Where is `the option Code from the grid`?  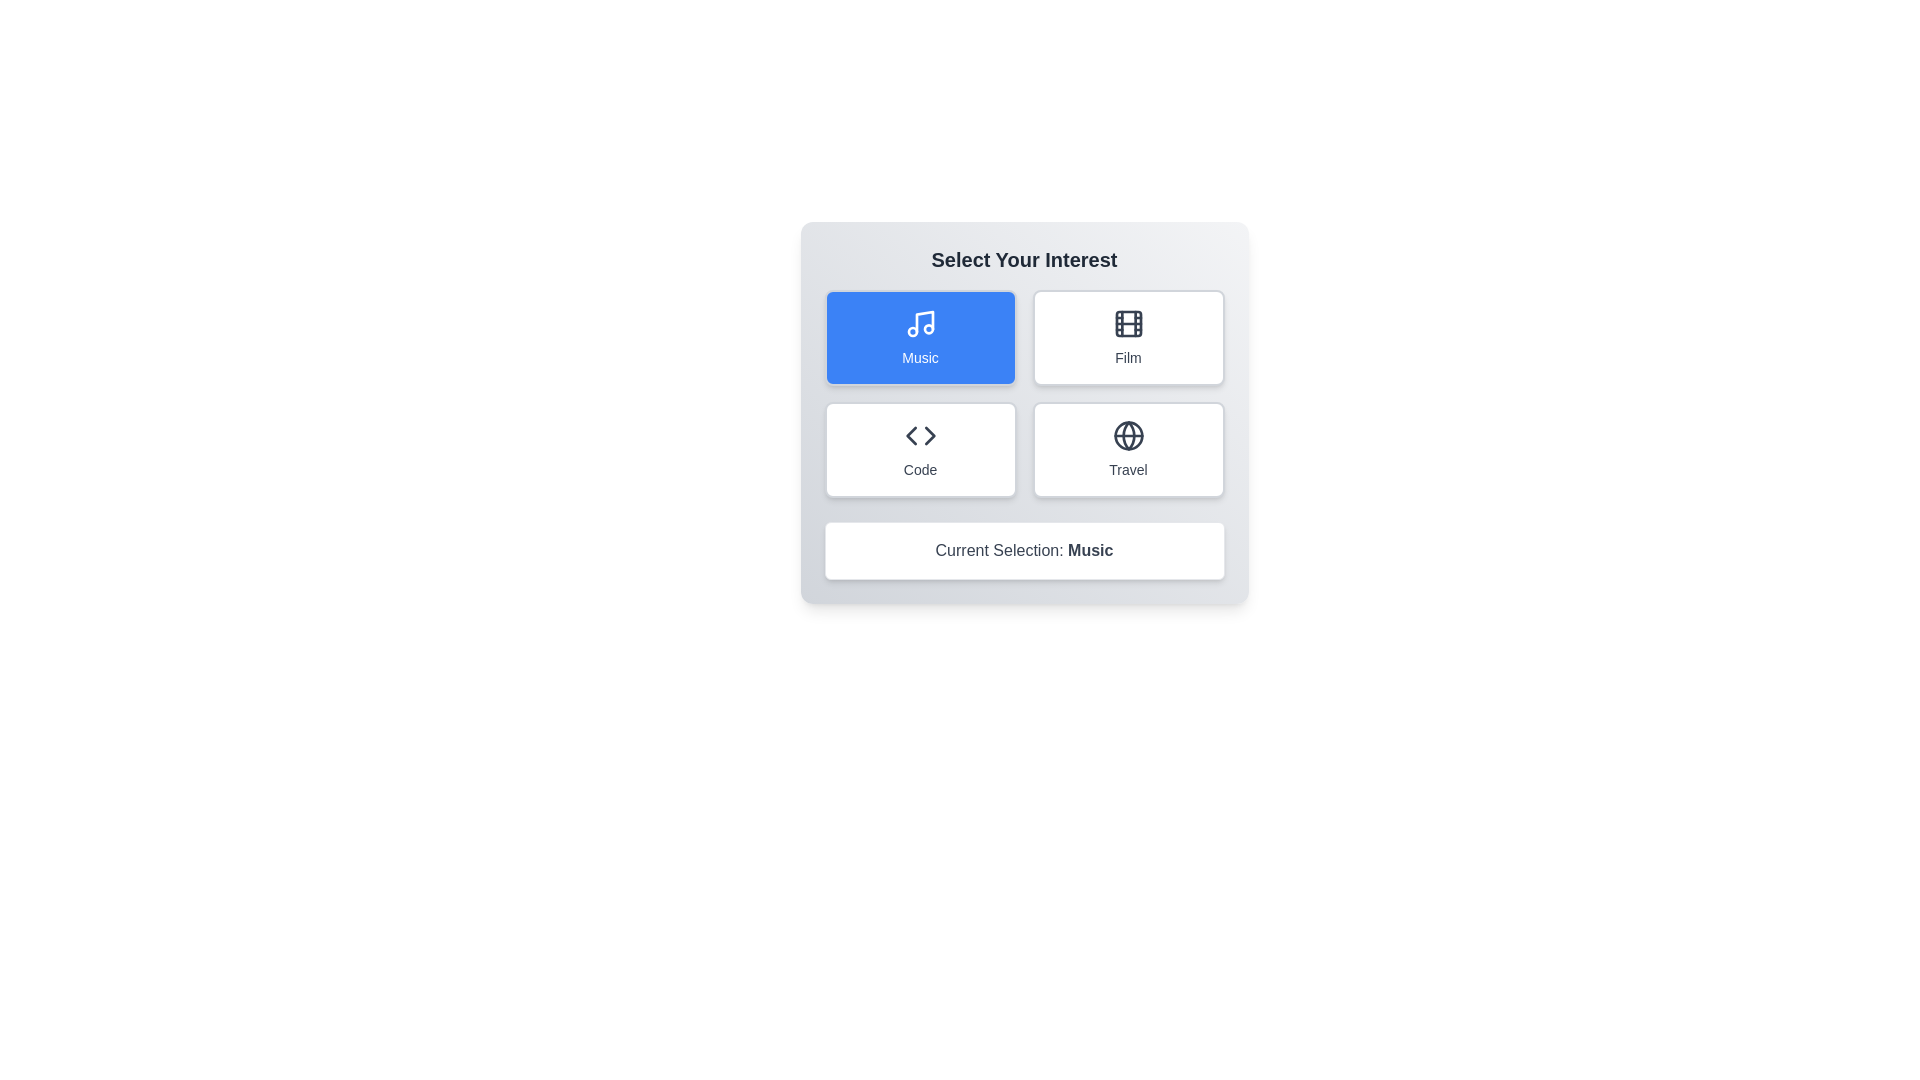
the option Code from the grid is located at coordinates (919, 450).